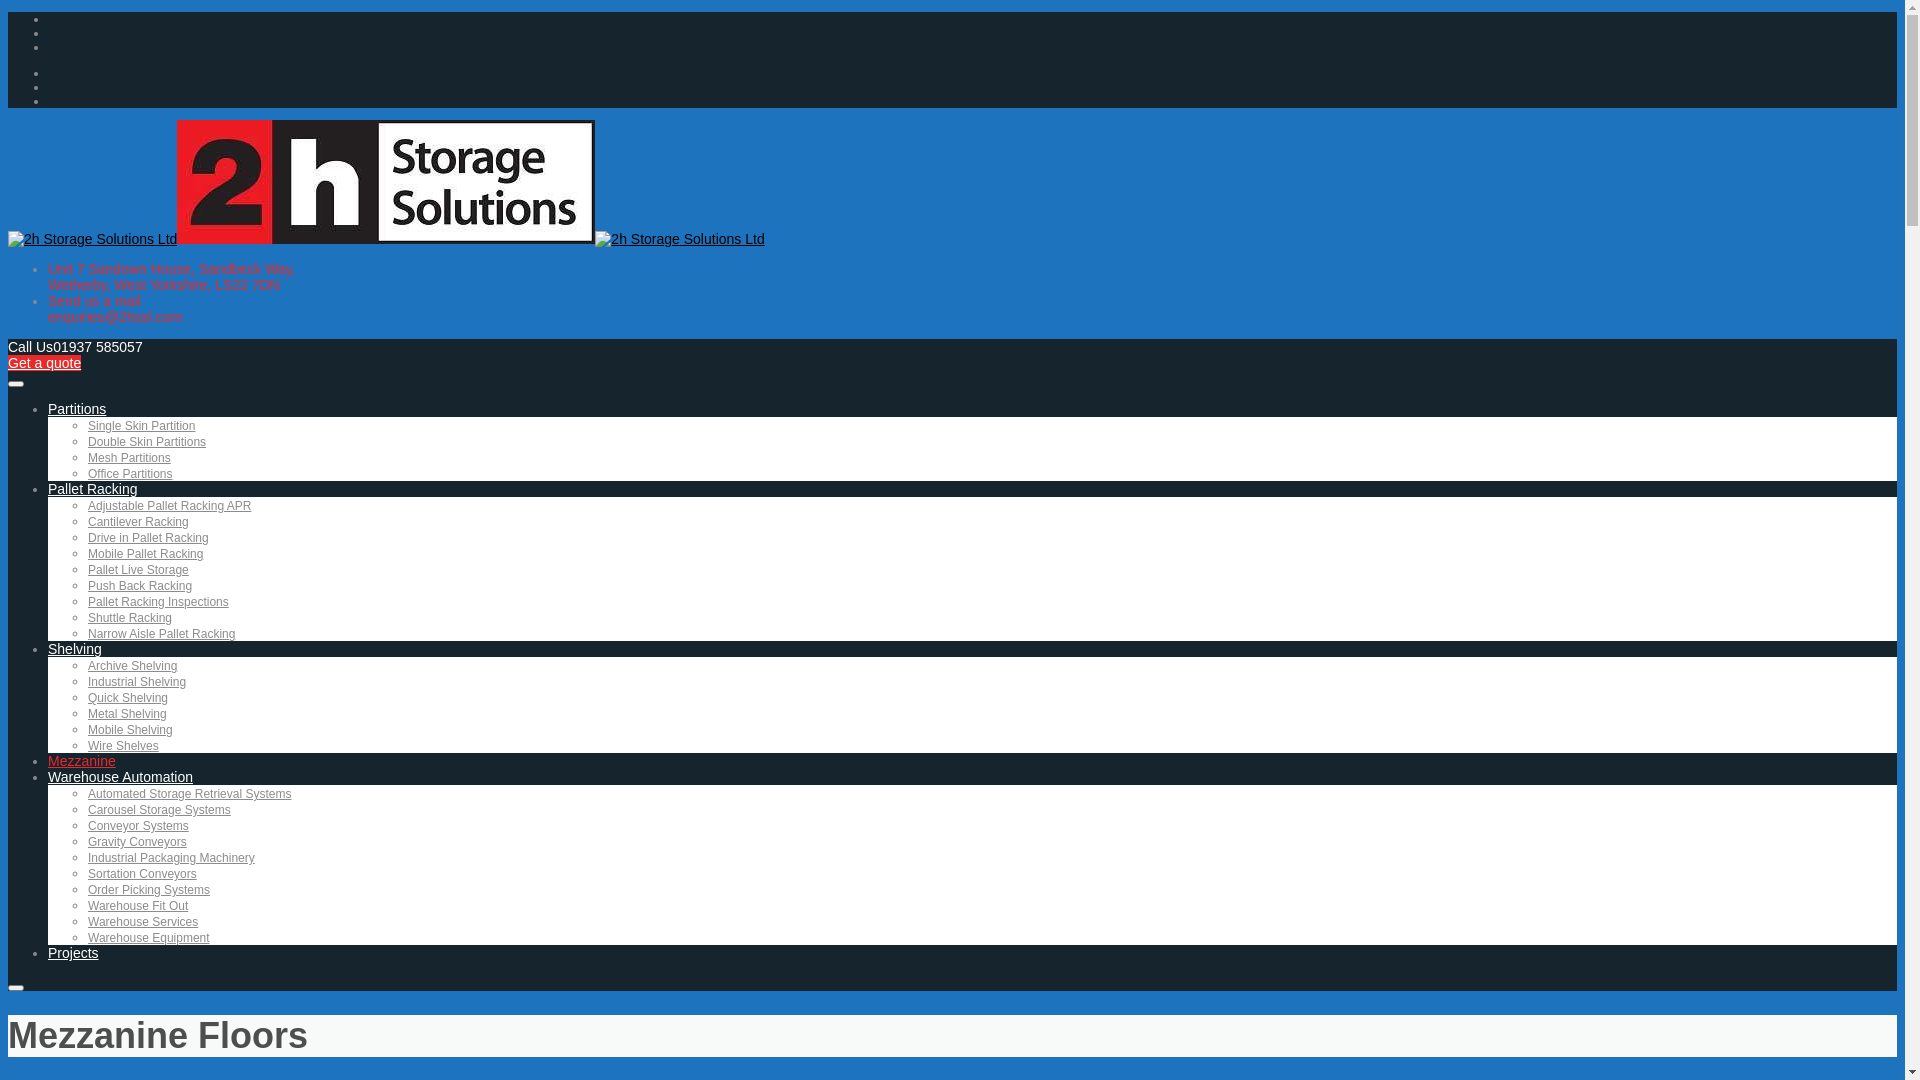  I want to click on 'Carousel Storage Systems', so click(158, 810).